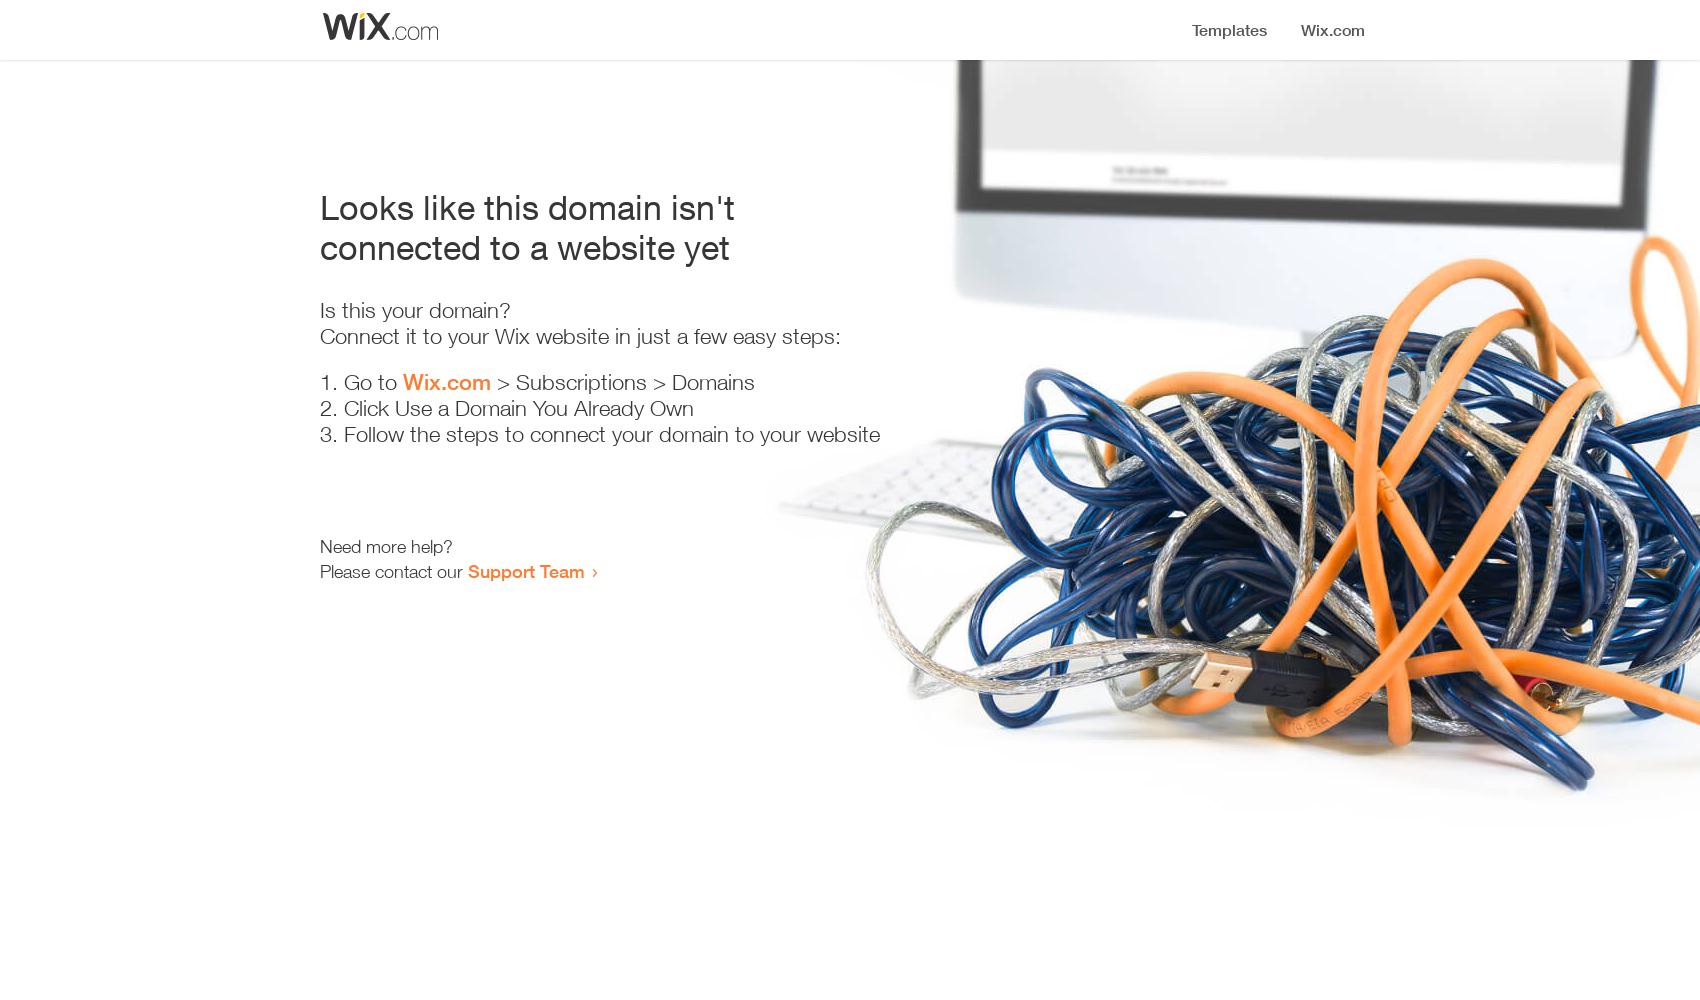  Describe the element at coordinates (319, 310) in the screenshot. I see `'Is this your domain?'` at that location.